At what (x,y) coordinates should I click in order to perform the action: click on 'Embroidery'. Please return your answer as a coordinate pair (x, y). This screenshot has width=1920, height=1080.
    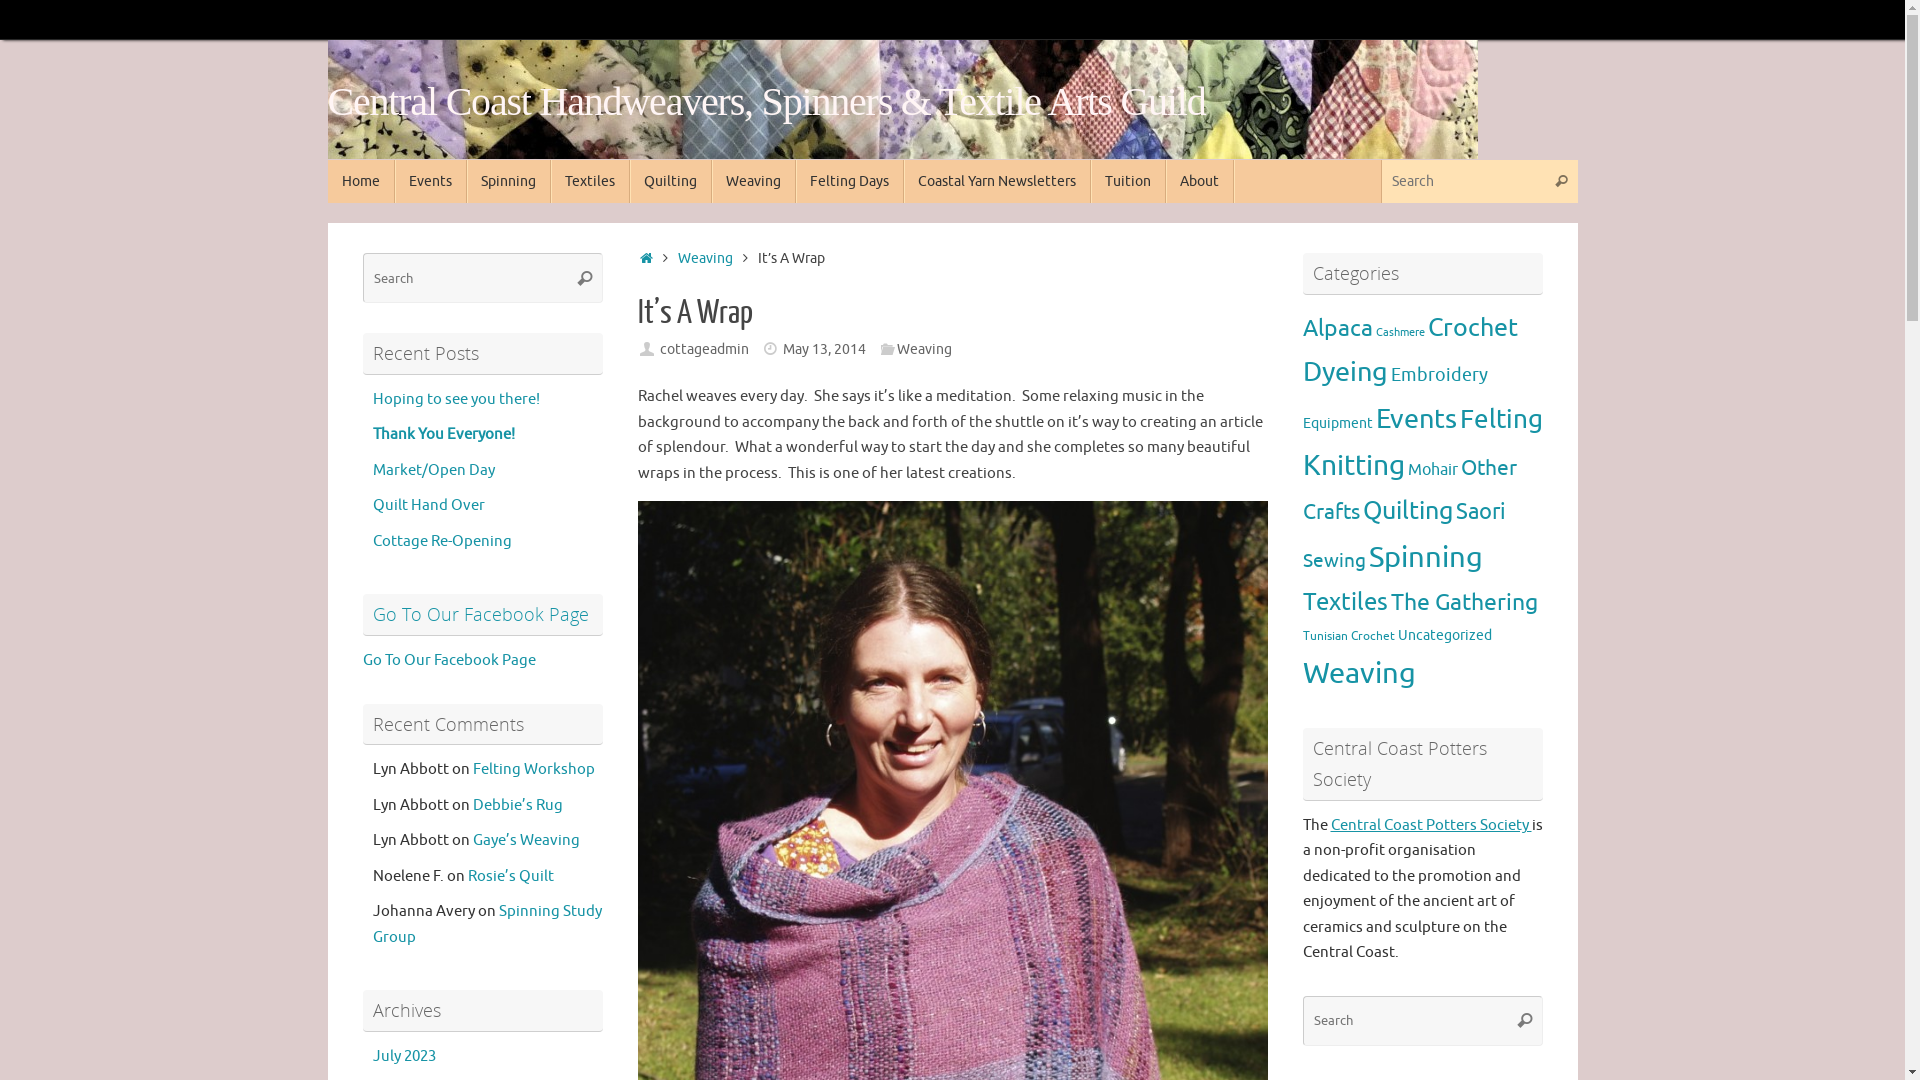
    Looking at the image, I should click on (1437, 374).